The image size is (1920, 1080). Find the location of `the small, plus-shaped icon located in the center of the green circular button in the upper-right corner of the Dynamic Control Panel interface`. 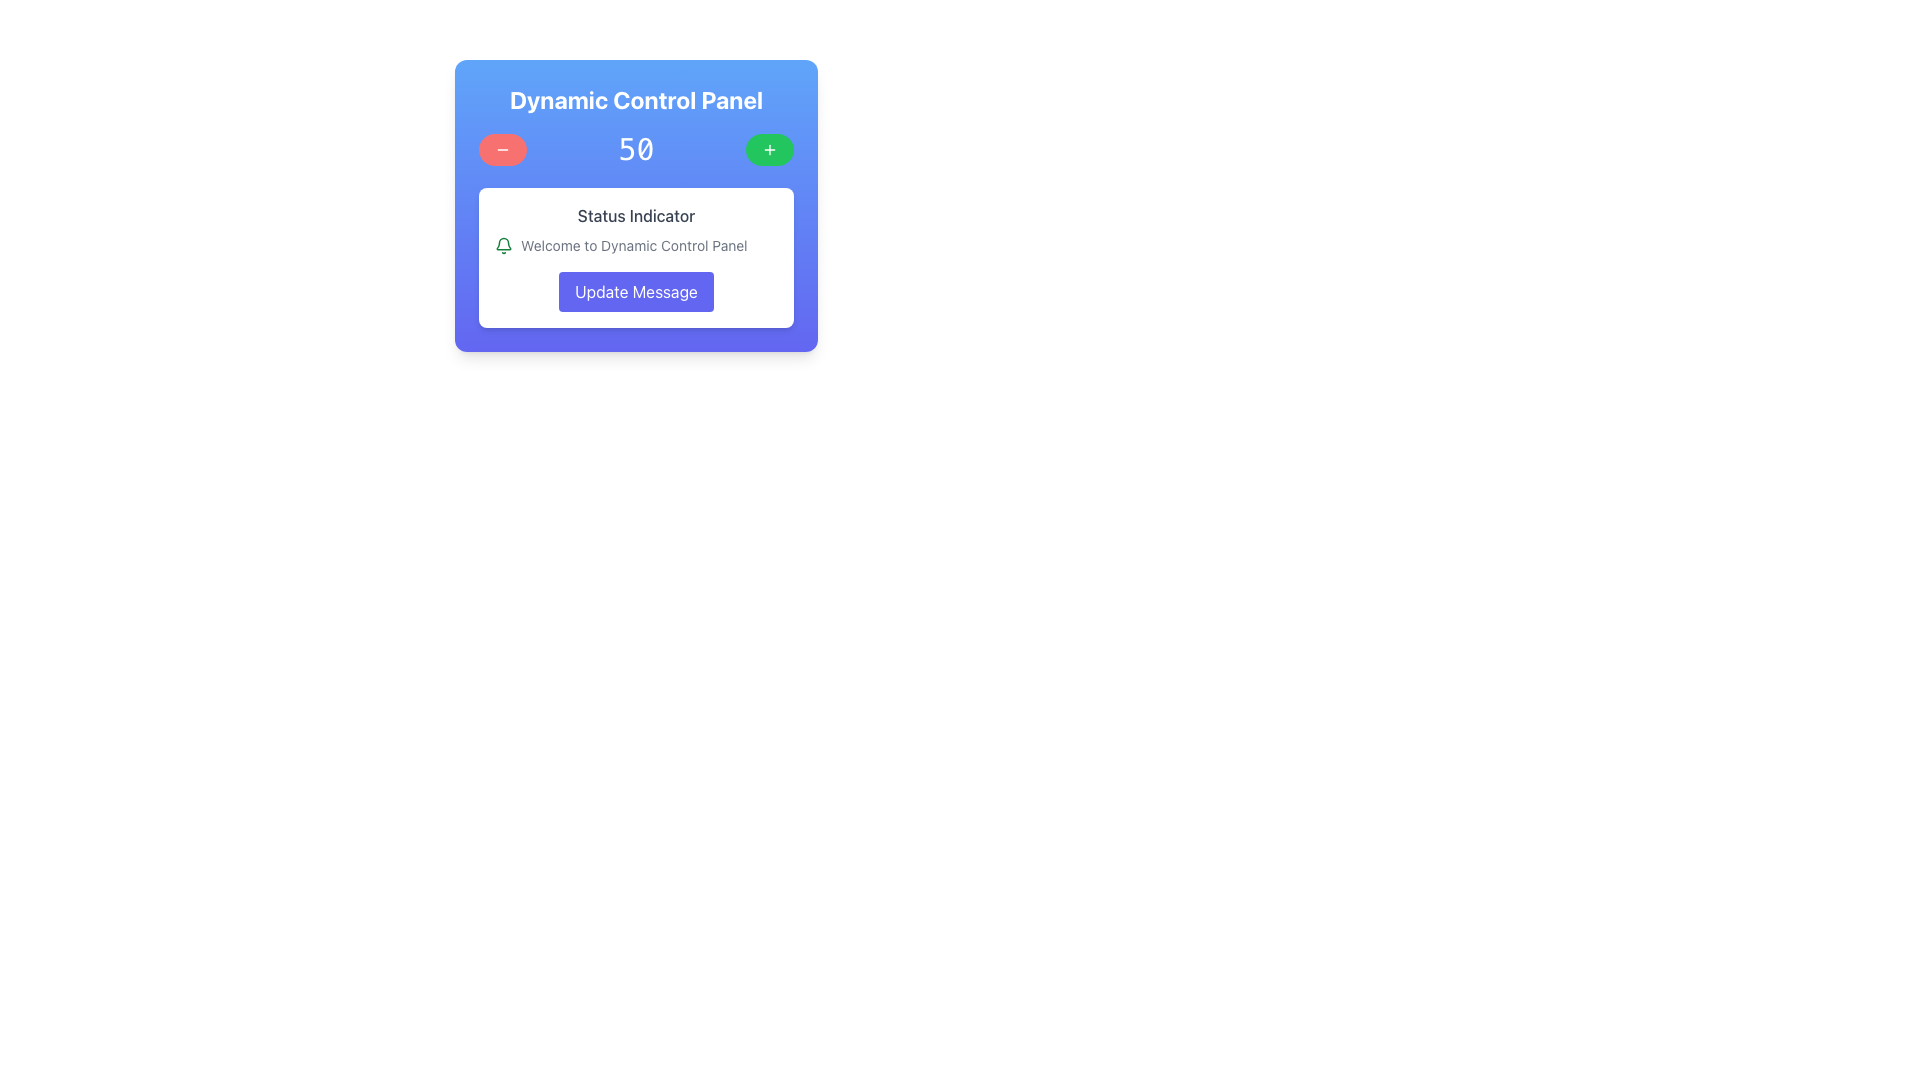

the small, plus-shaped icon located in the center of the green circular button in the upper-right corner of the Dynamic Control Panel interface is located at coordinates (768, 149).